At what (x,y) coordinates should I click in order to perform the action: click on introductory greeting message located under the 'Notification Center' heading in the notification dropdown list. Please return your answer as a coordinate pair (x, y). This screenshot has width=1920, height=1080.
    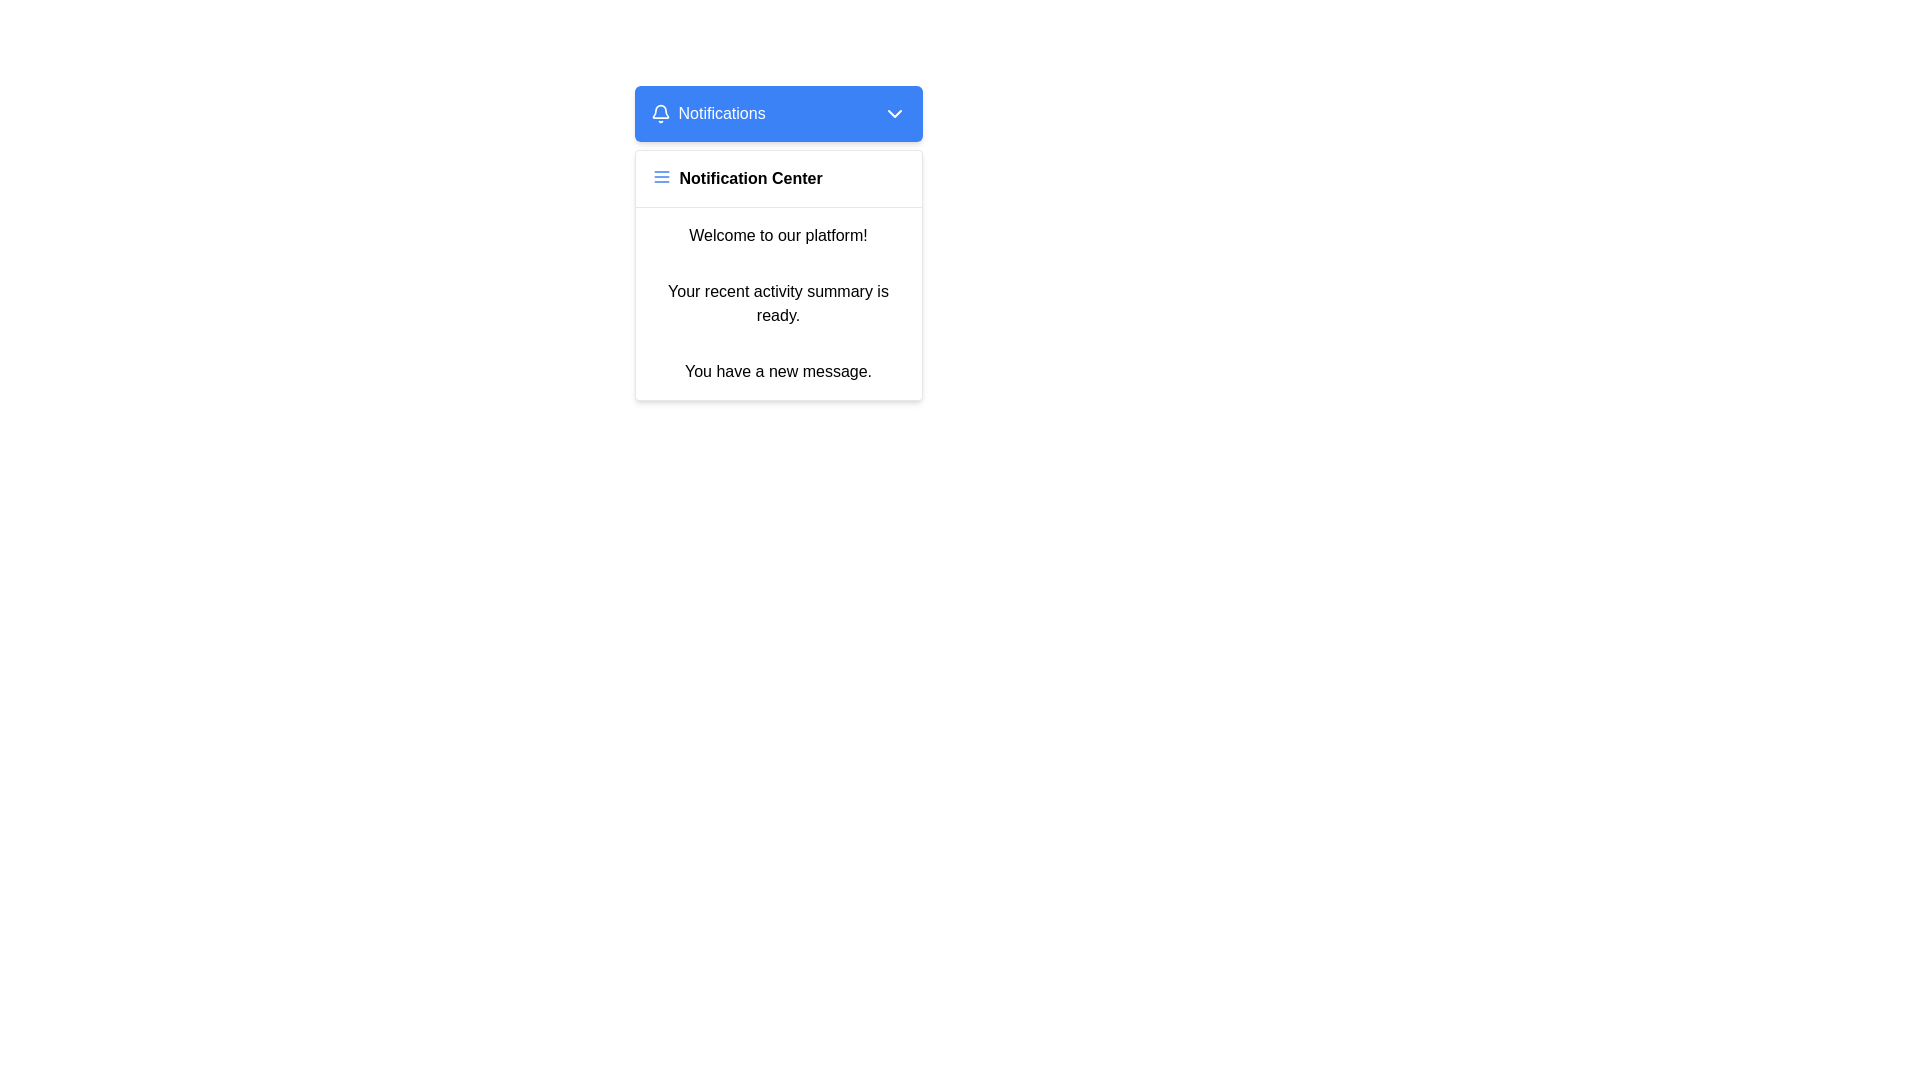
    Looking at the image, I should click on (777, 234).